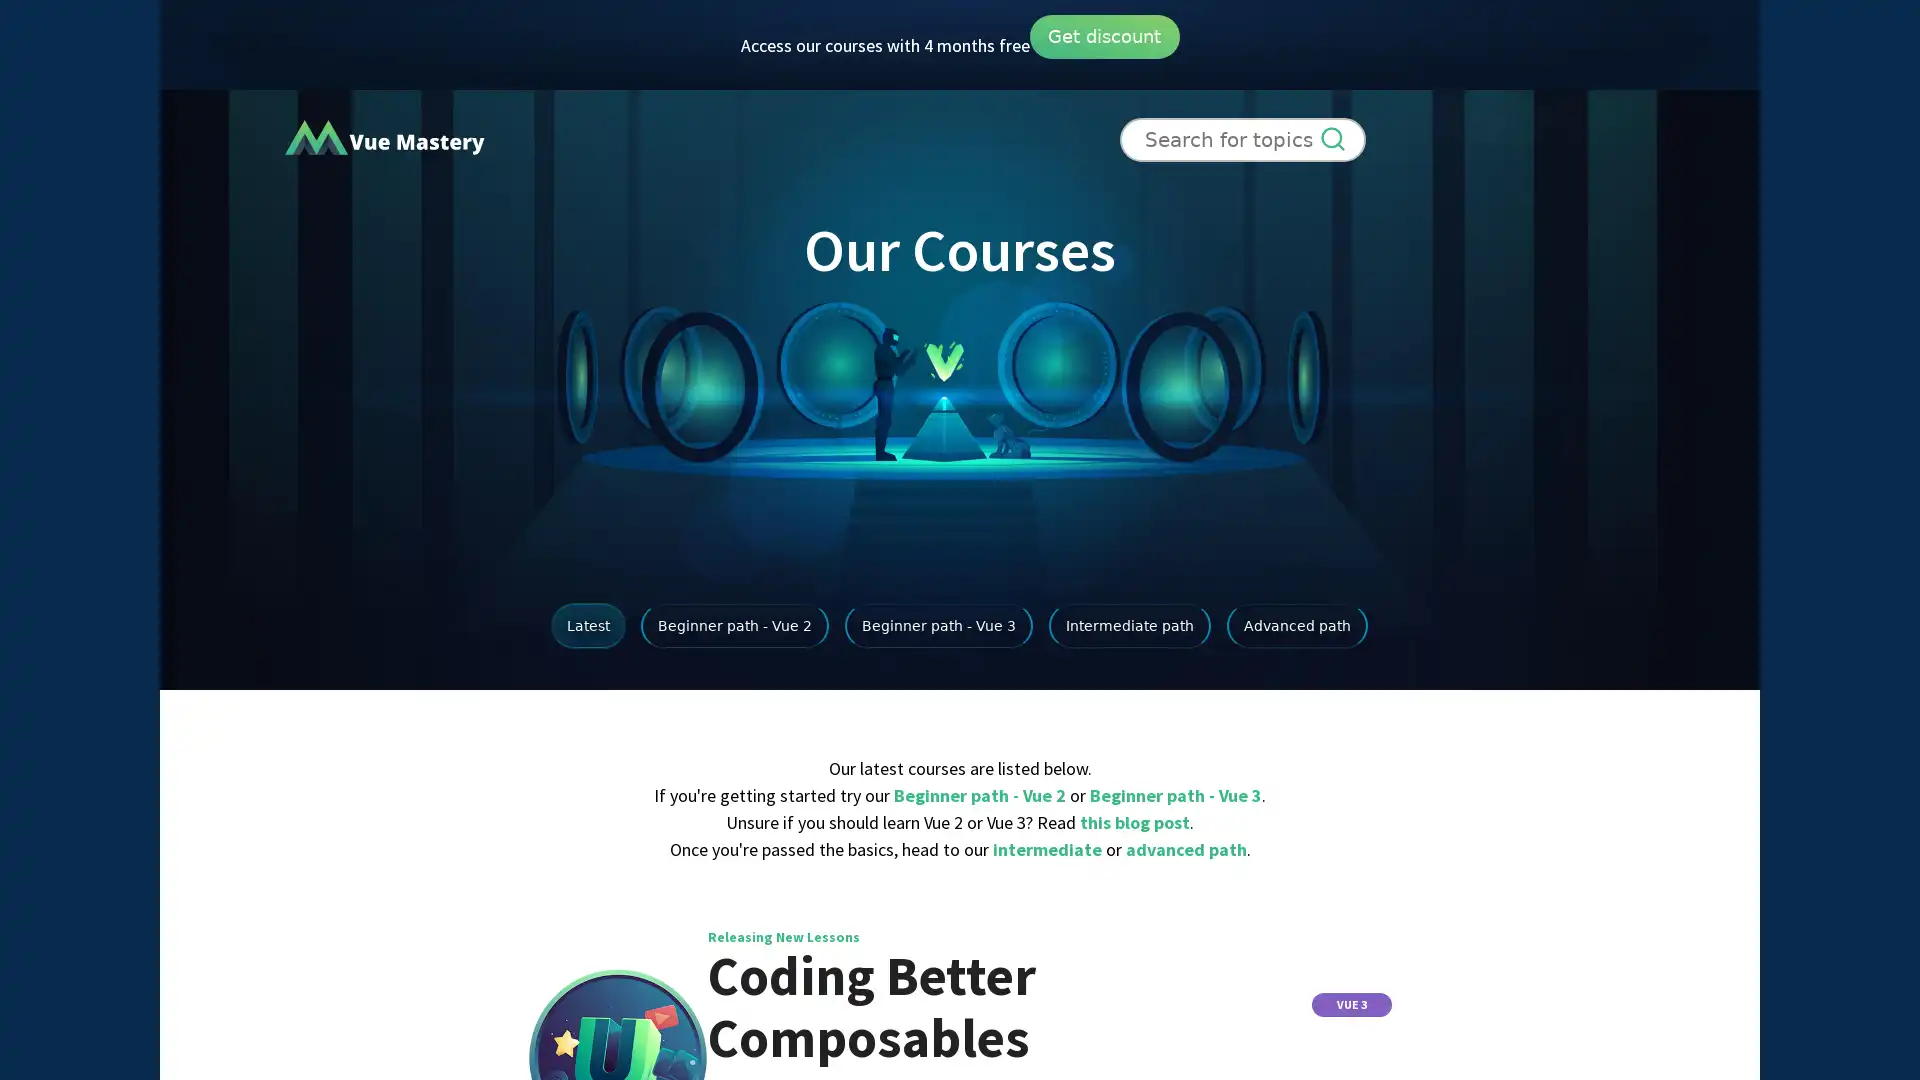 The height and width of the screenshot is (1080, 1920). I want to click on Login, so click(1579, 138).